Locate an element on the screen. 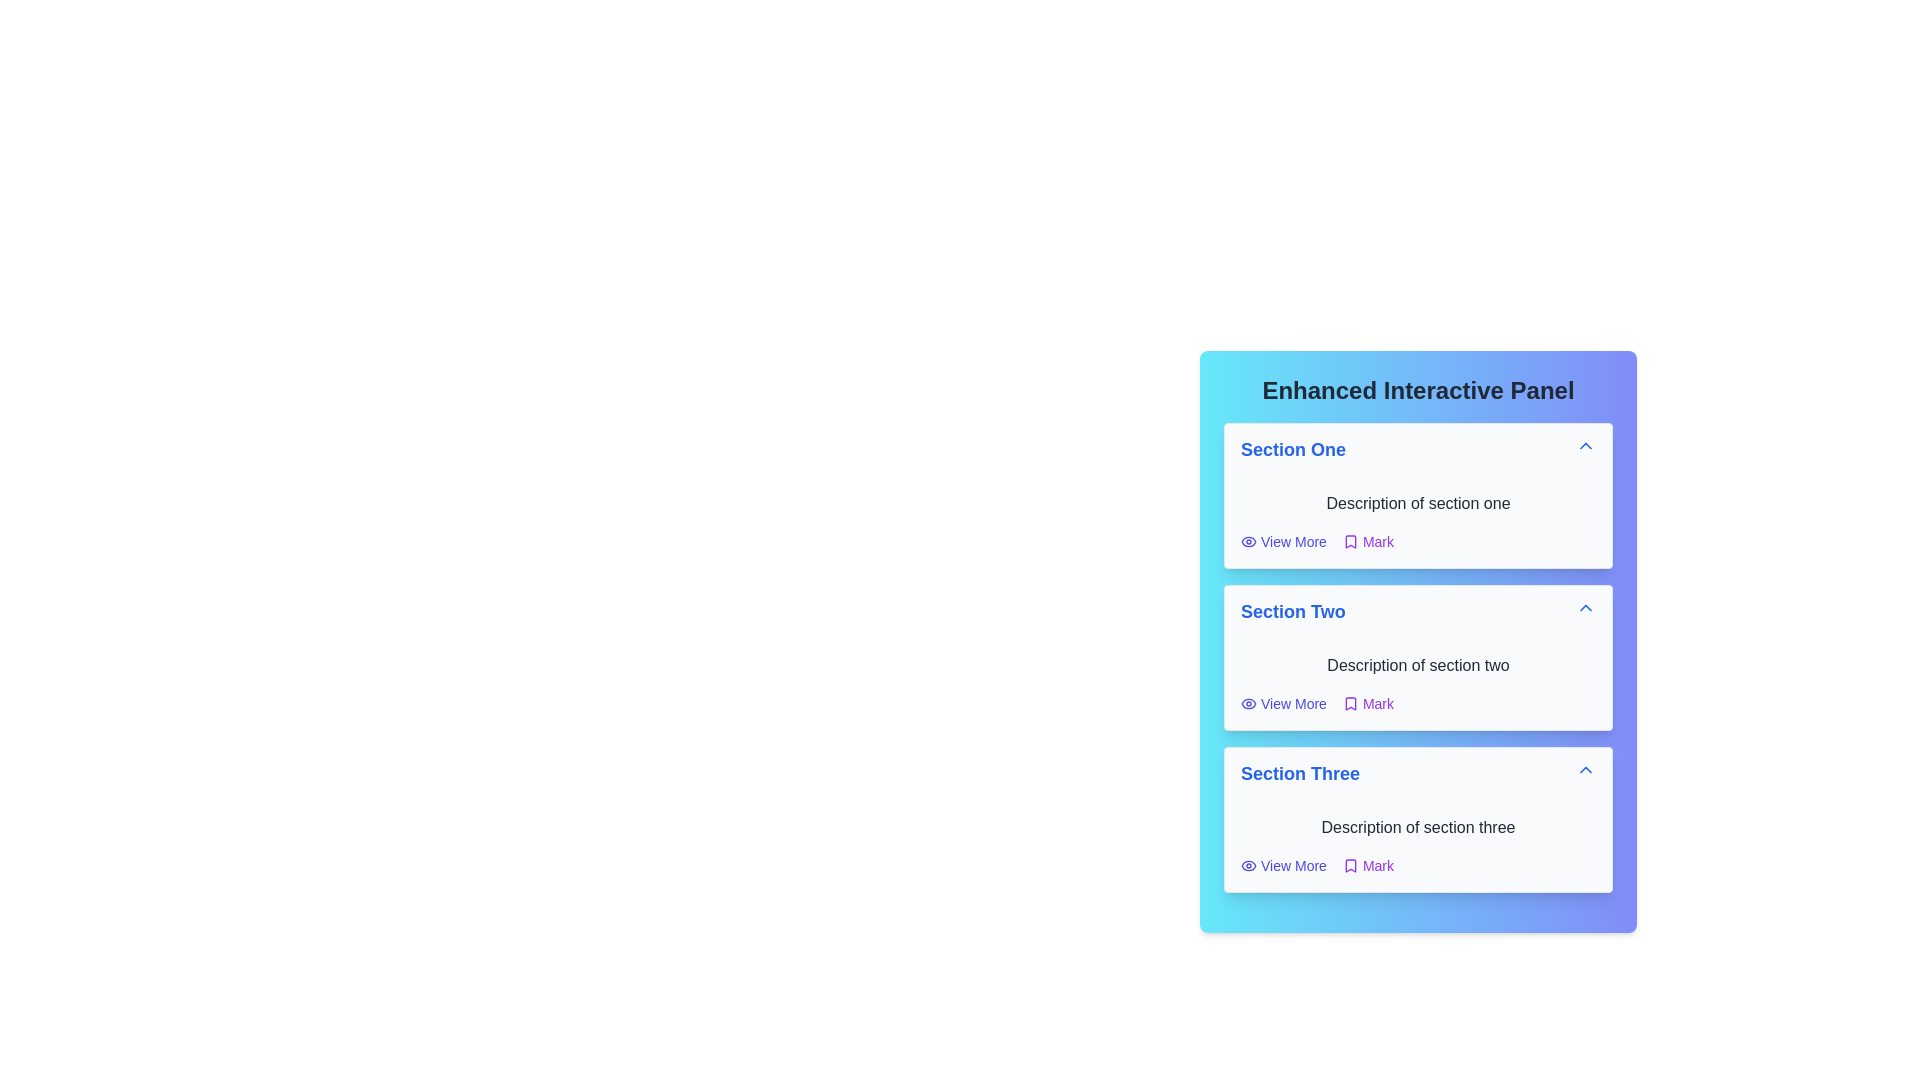 This screenshot has height=1080, width=1920. the Chevron icon button located at the far right side of the header section labeled 'Section Two' is located at coordinates (1584, 607).